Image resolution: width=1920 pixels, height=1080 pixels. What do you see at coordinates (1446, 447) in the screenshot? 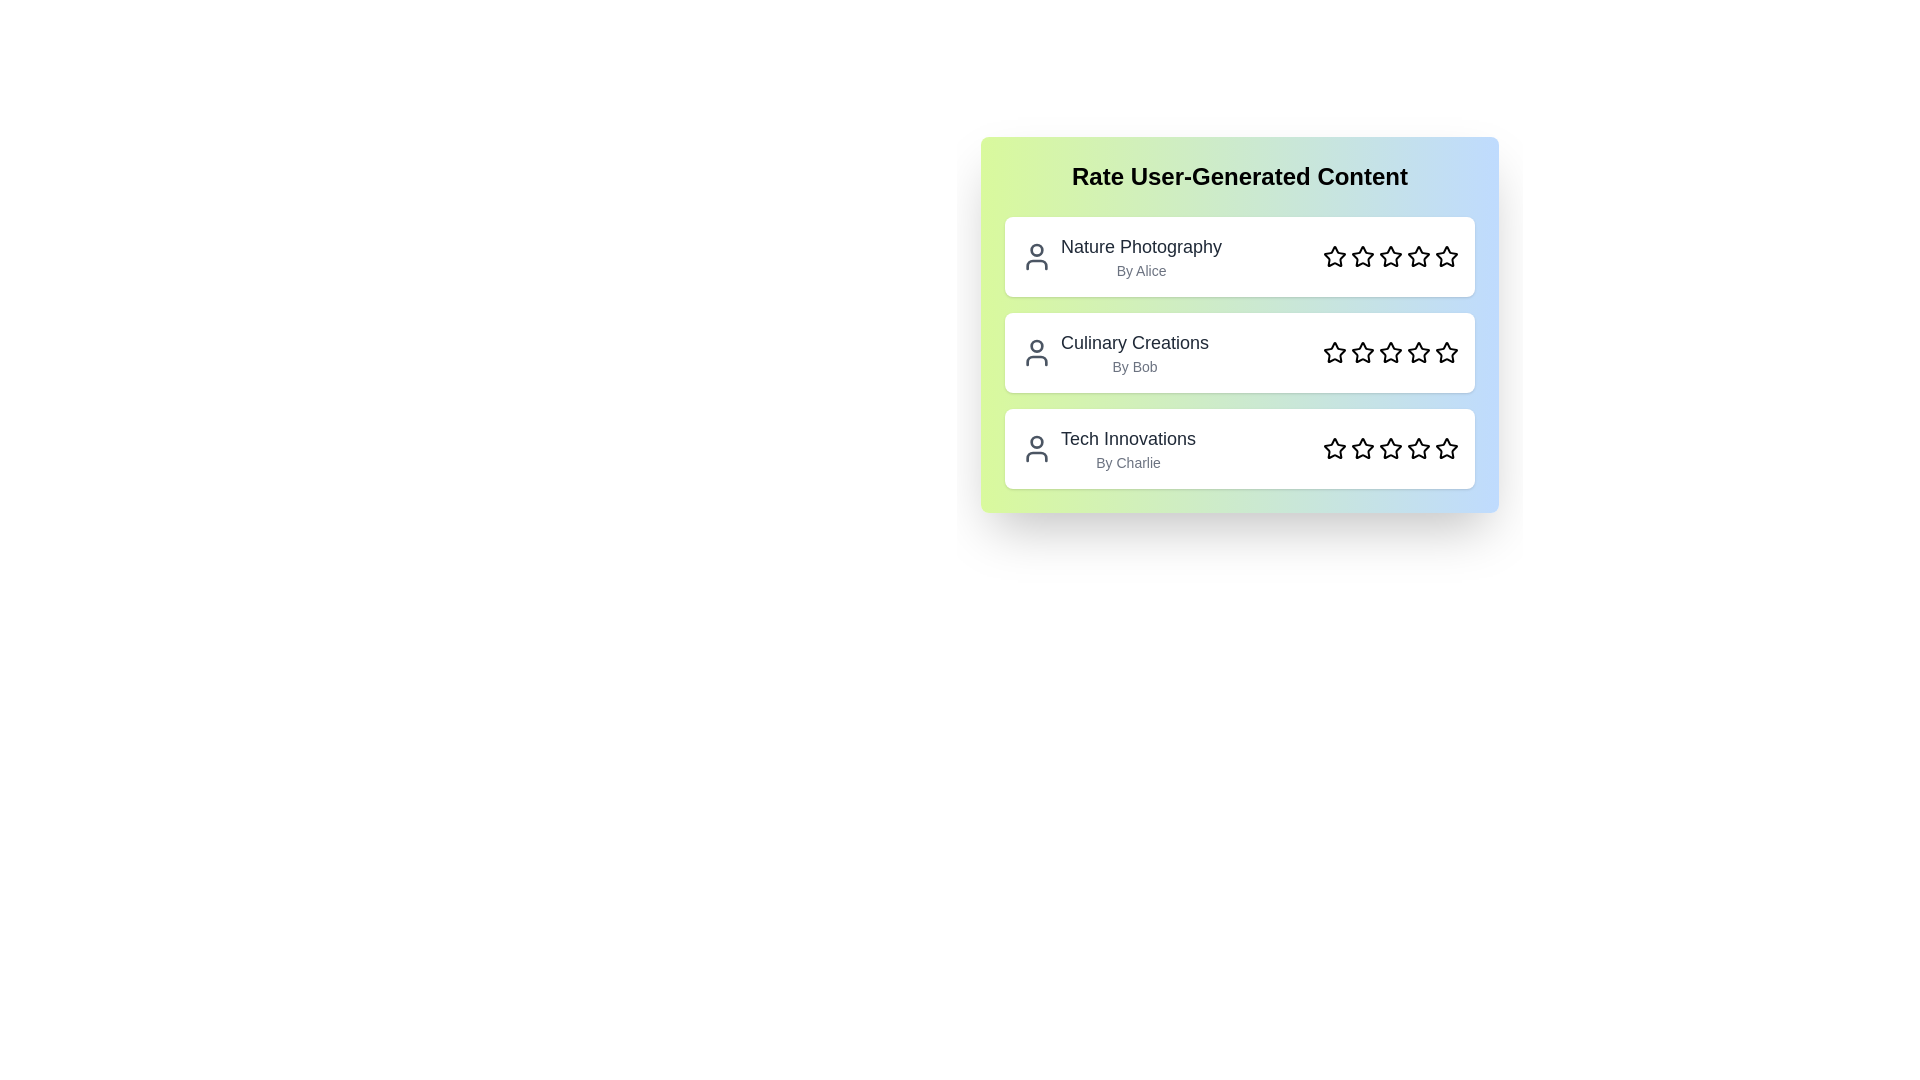
I see `the star corresponding to the rating 5 for the content Tech Innovations` at bounding box center [1446, 447].